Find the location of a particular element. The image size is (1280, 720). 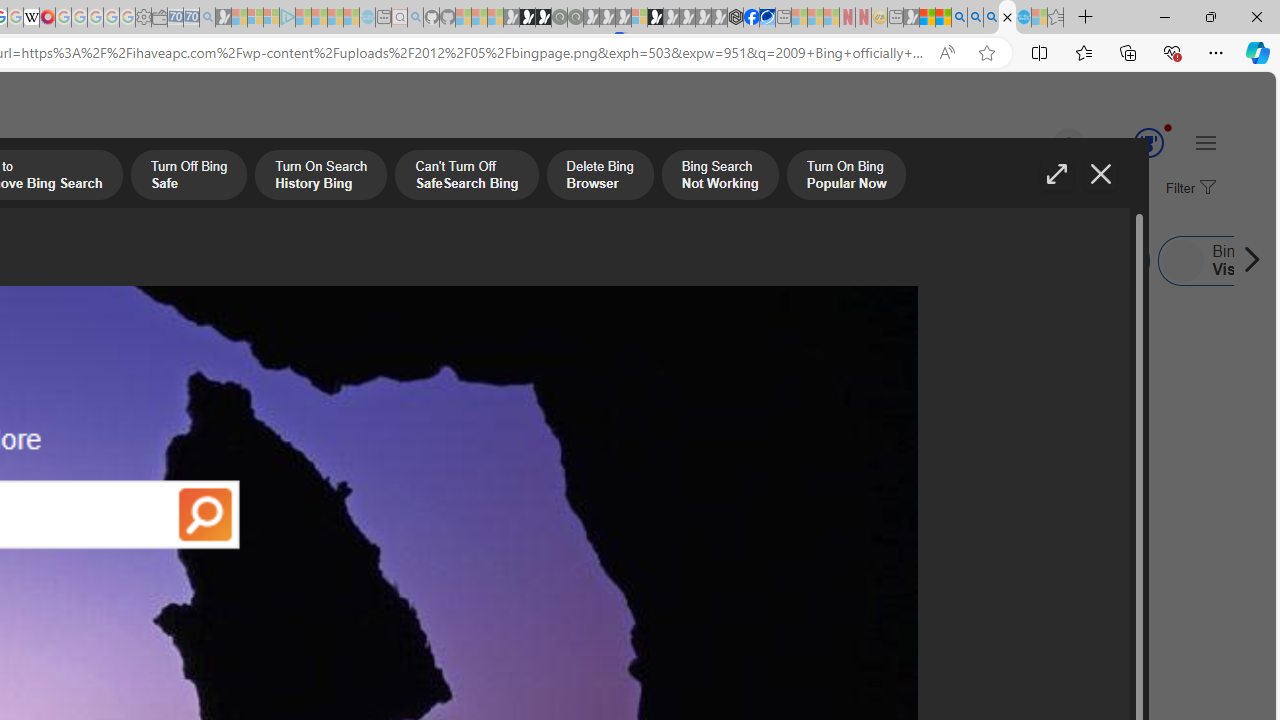

'Settings - Sleeping' is located at coordinates (142, 17).